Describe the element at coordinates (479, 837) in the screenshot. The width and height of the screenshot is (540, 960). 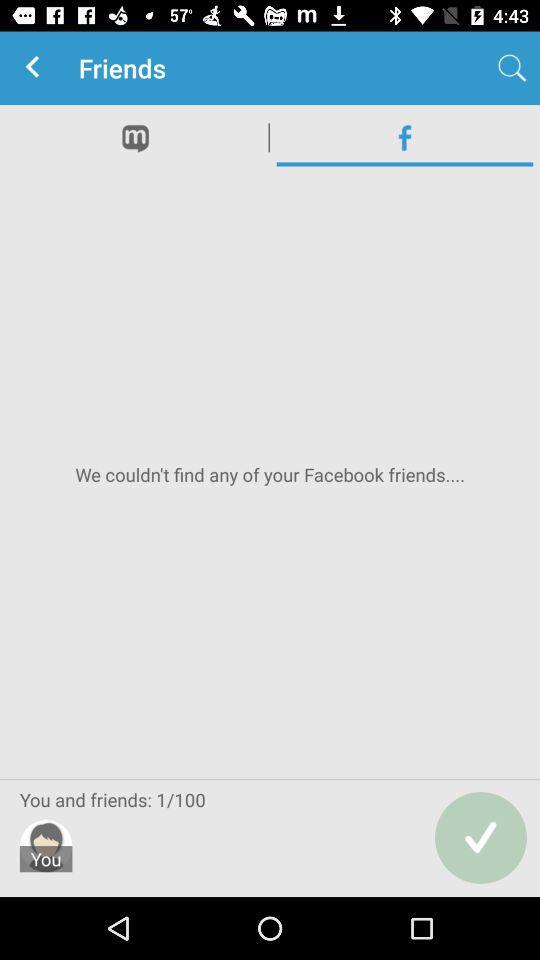
I see `the check icon` at that location.